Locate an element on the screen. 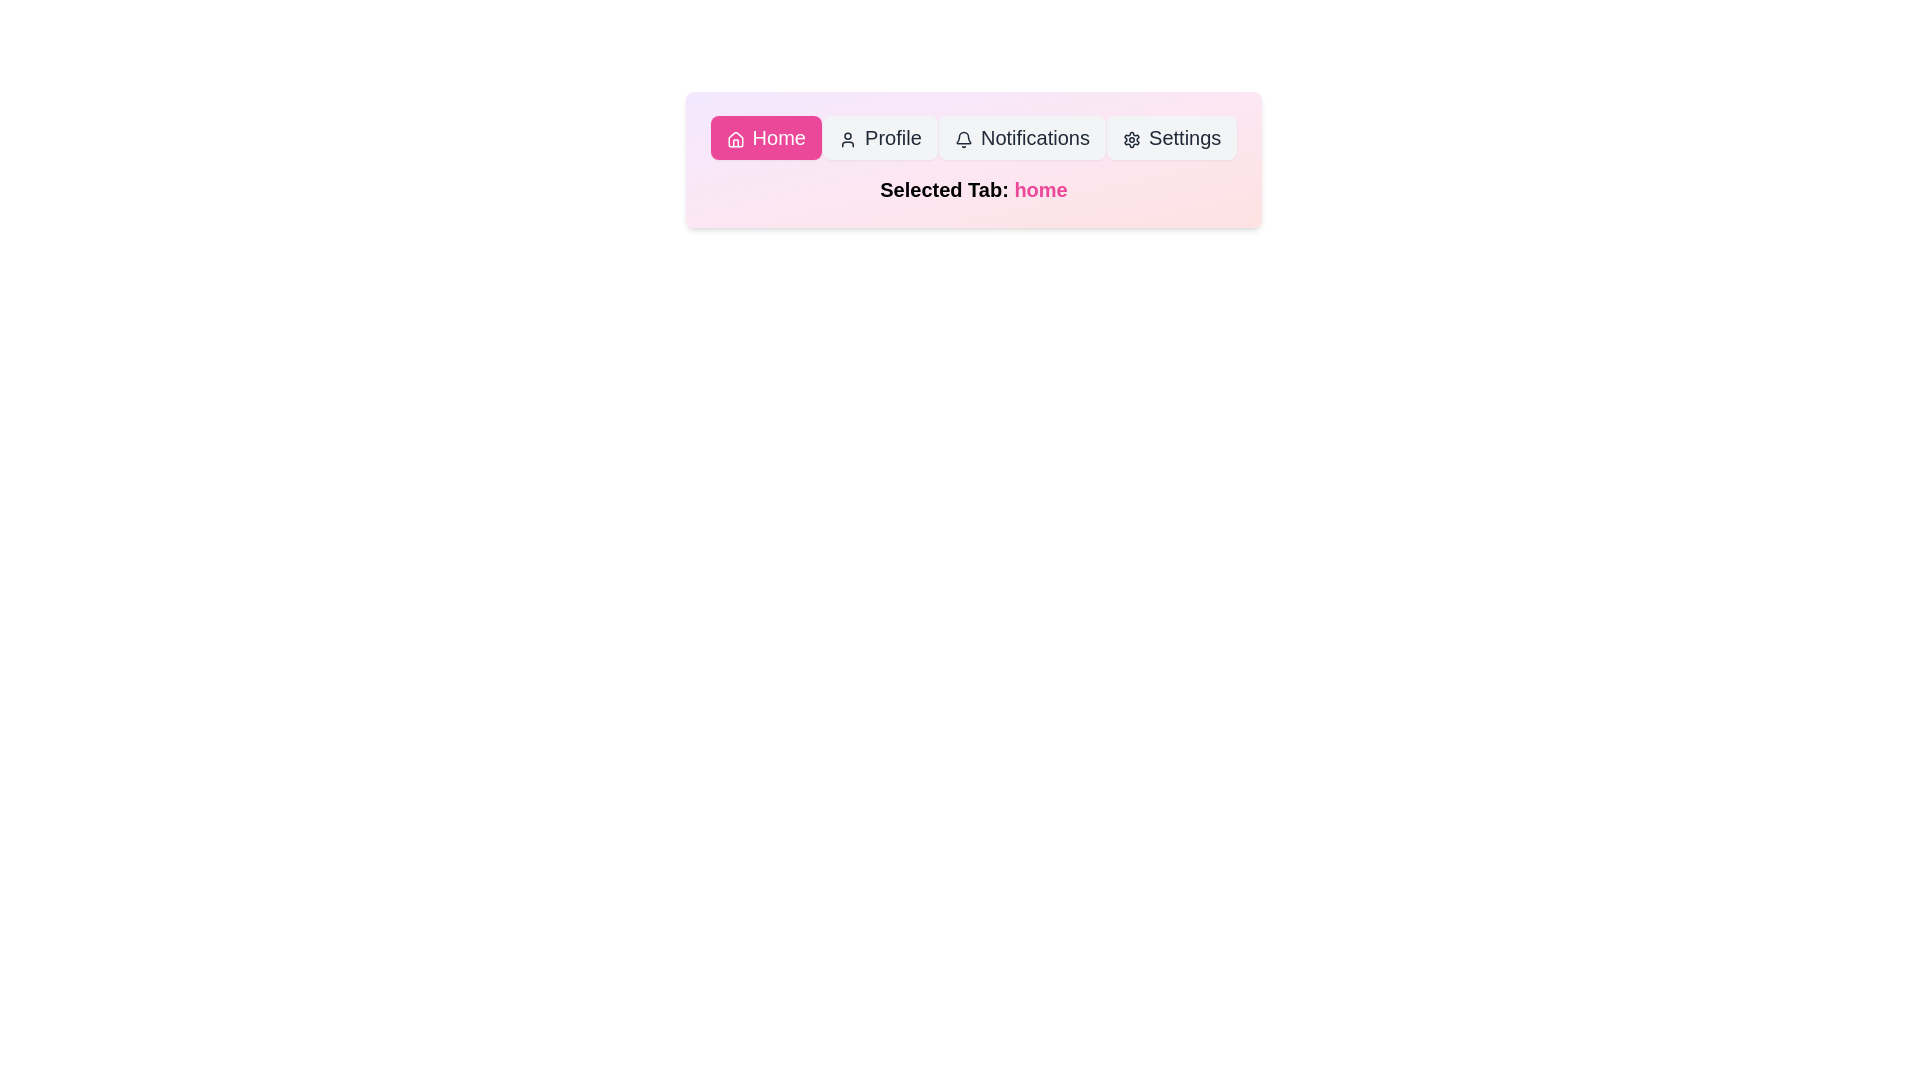 This screenshot has height=1080, width=1920. the bell icon that represents the notifications tab, located in the navigation bar at the top center area is located at coordinates (964, 138).